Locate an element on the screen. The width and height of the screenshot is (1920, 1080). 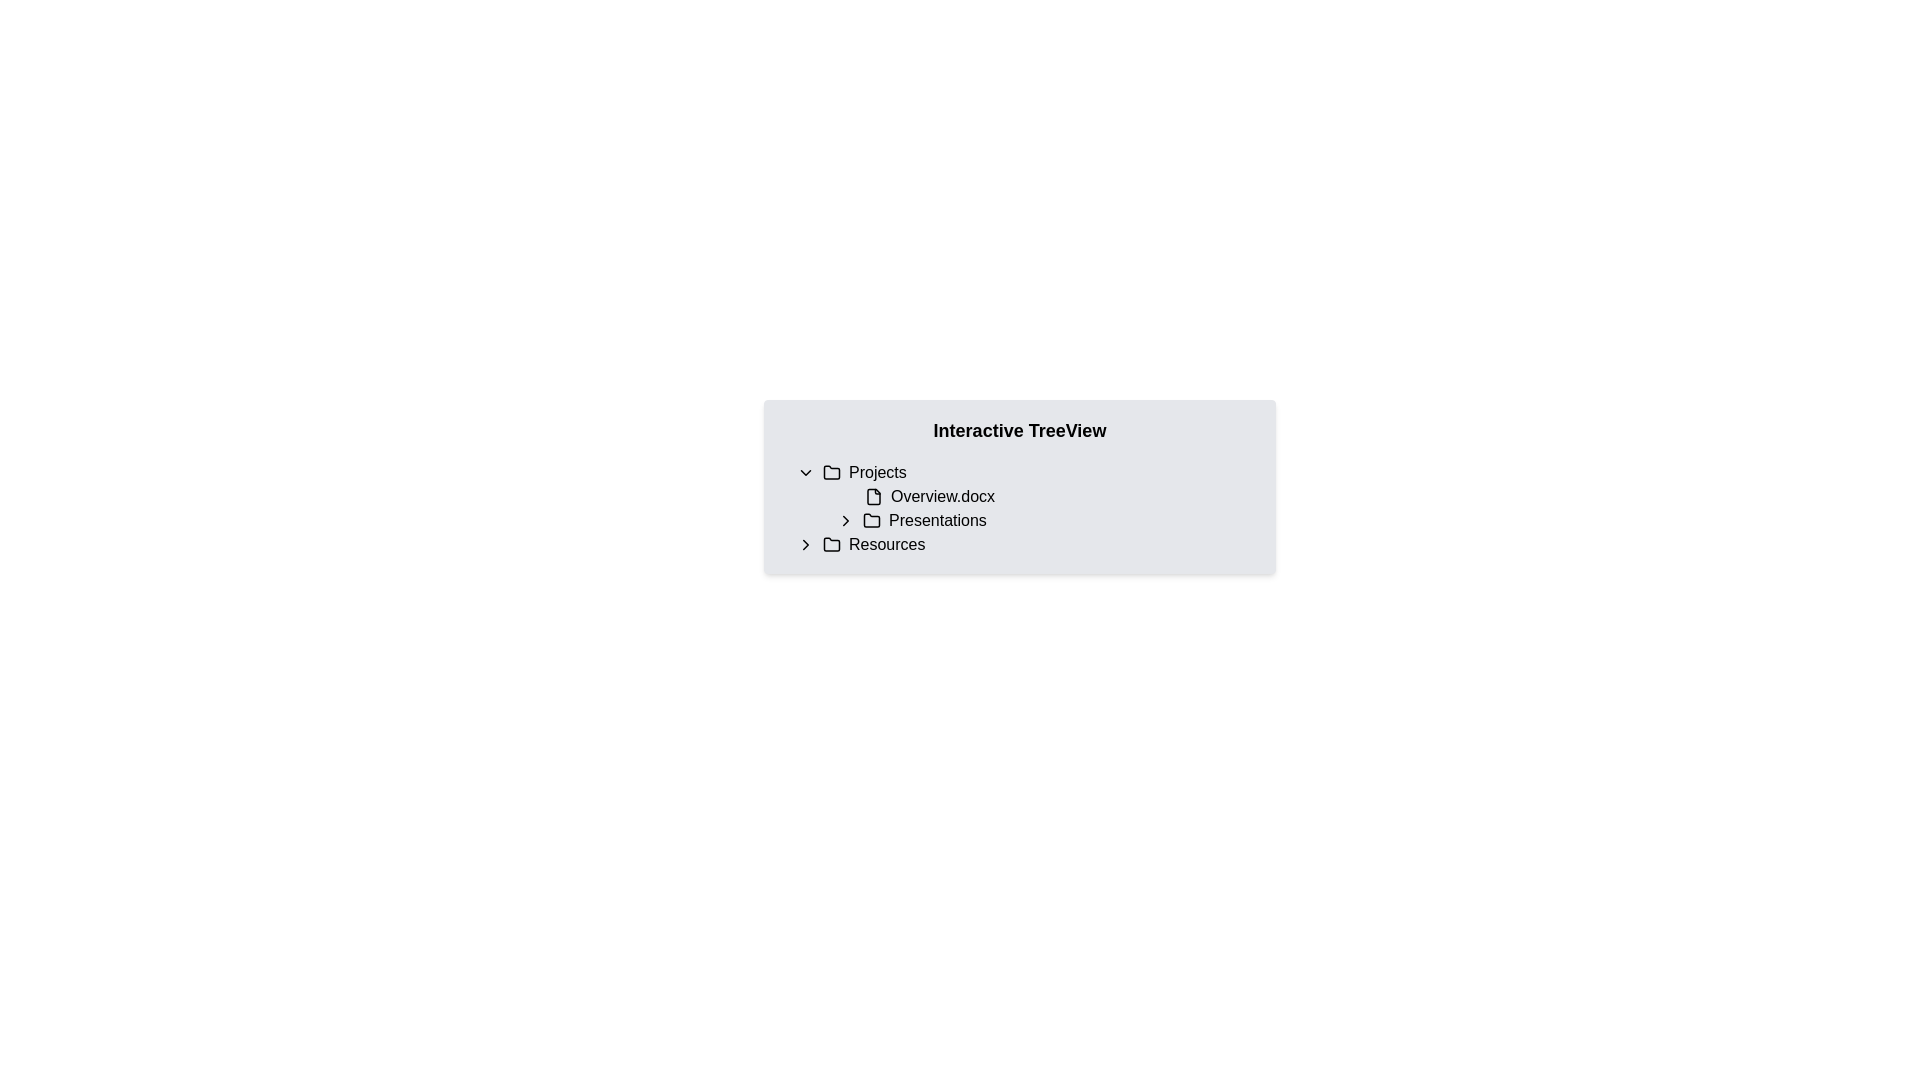
the text label indicating the name of a folder in the tree view interface, positioned between a folder icon and a chevron indicator is located at coordinates (877, 473).